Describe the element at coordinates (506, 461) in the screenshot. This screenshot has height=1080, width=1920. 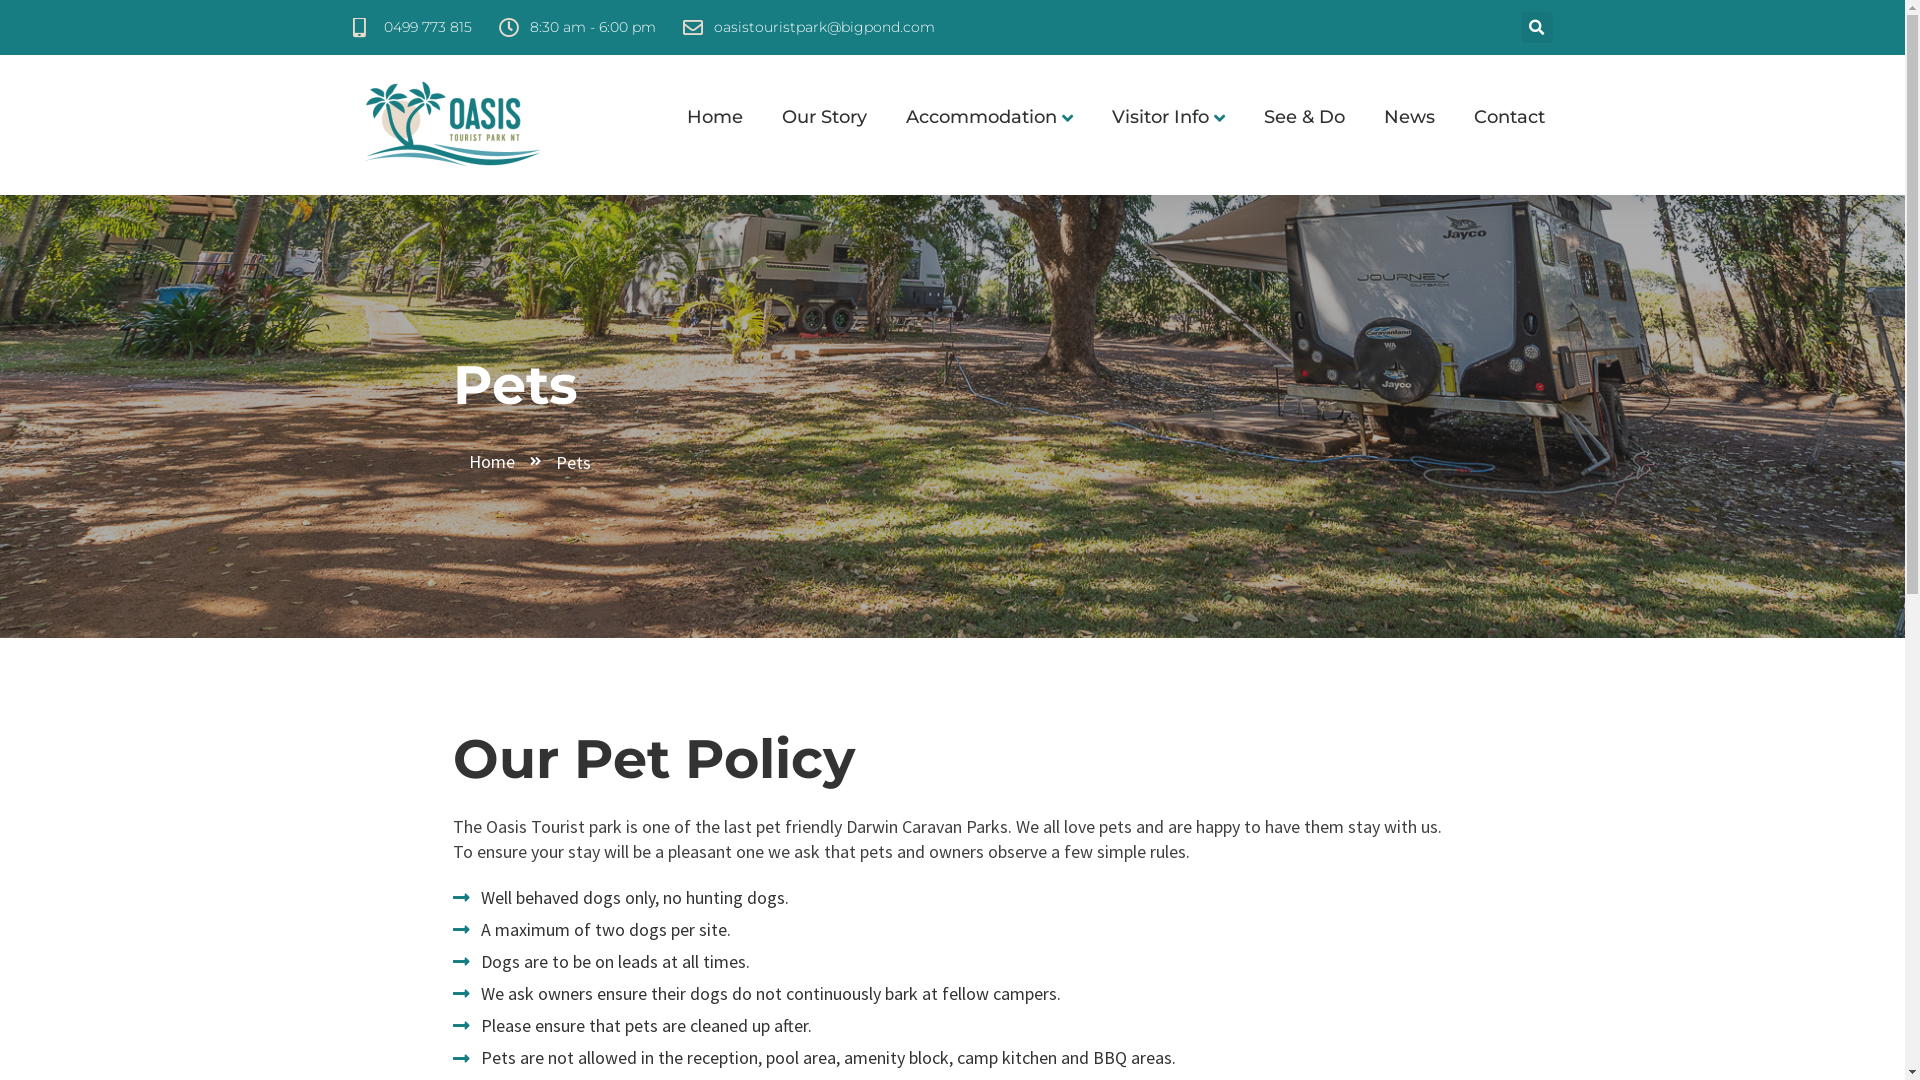
I see `'Home'` at that location.